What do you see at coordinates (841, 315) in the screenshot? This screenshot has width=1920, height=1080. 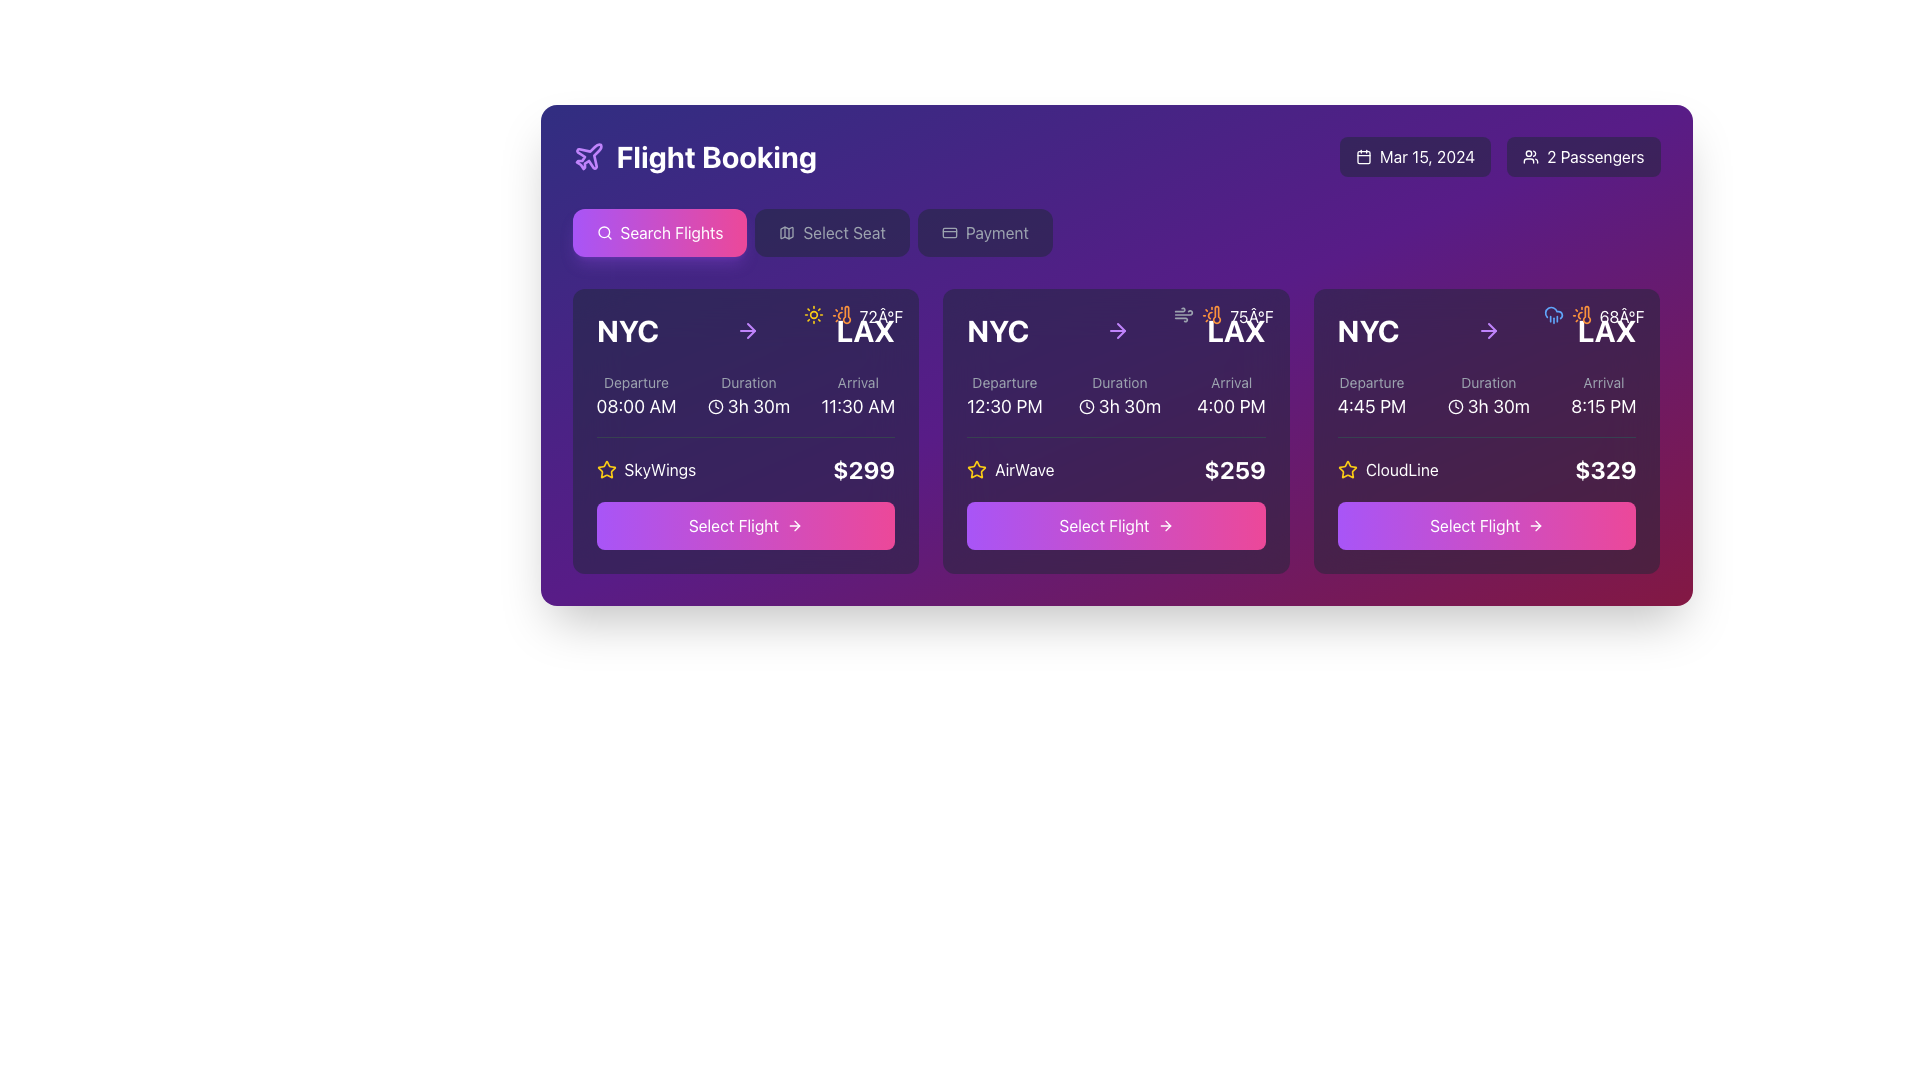 I see `the orange thermometer icon with sun-like features located in the top-right corner of the first card in the grid layout` at bounding box center [841, 315].